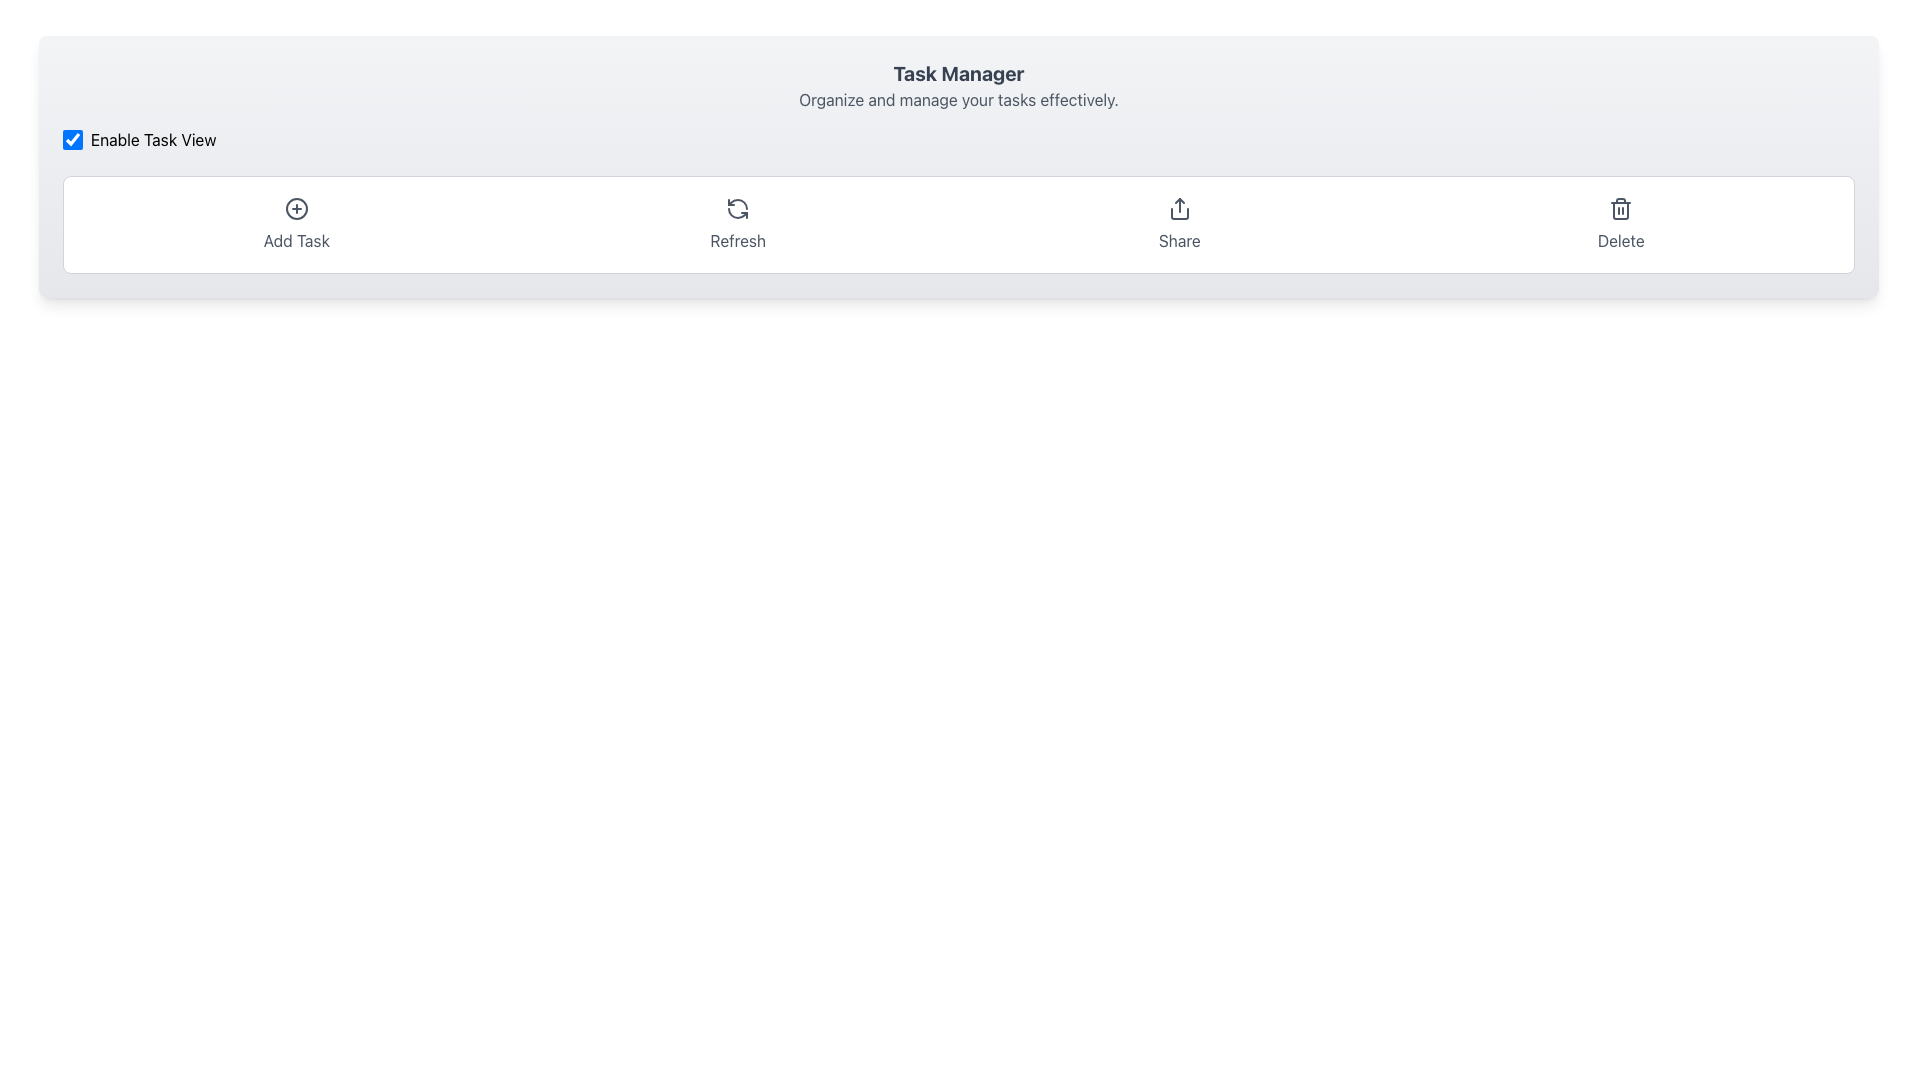 The image size is (1920, 1080). Describe the element at coordinates (737, 239) in the screenshot. I see `the 'Refresh' text label which is displayed in gray color and is positioned below a circular arrow icon` at that location.